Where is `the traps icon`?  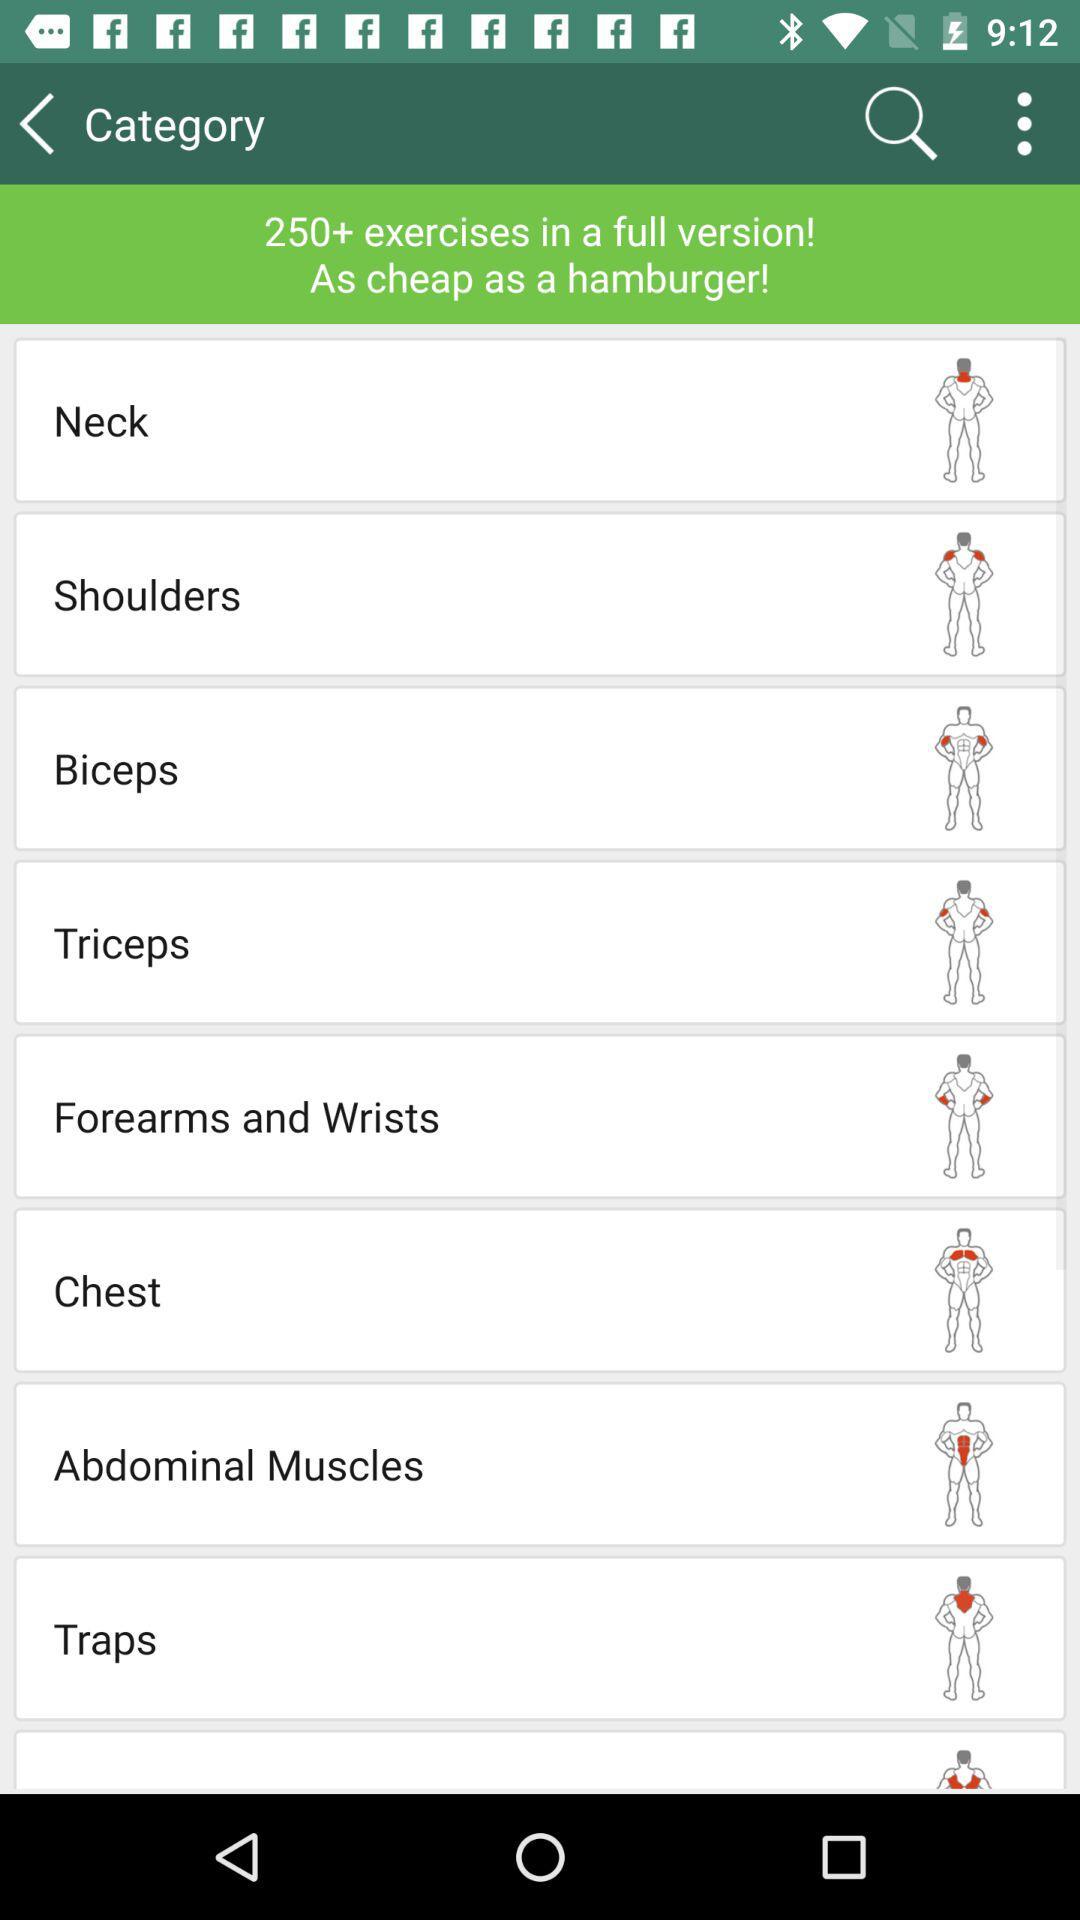 the traps icon is located at coordinates (457, 1637).